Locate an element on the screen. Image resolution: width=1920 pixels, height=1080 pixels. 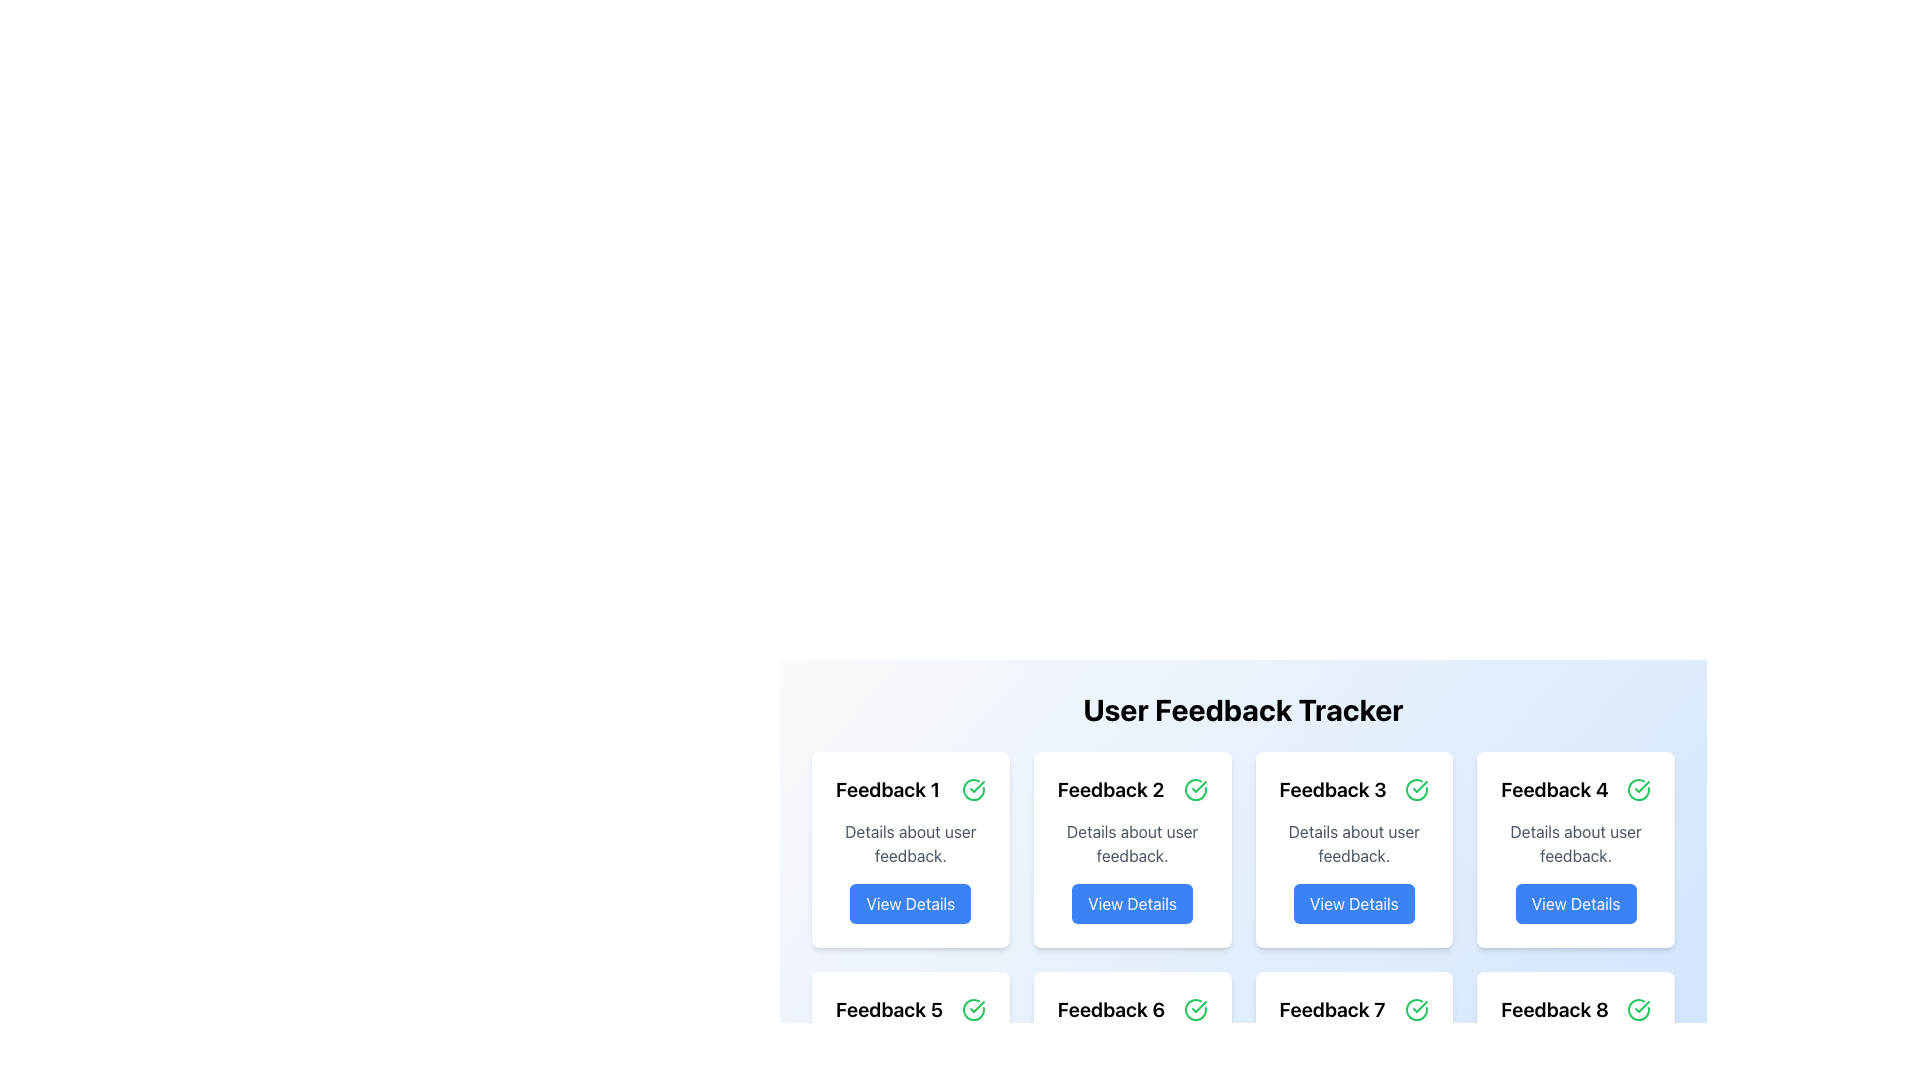
text element labeled 'Feedback 5', which is located in the lower row of feedback boxes, styled in bold black font against a white background is located at coordinates (888, 1010).